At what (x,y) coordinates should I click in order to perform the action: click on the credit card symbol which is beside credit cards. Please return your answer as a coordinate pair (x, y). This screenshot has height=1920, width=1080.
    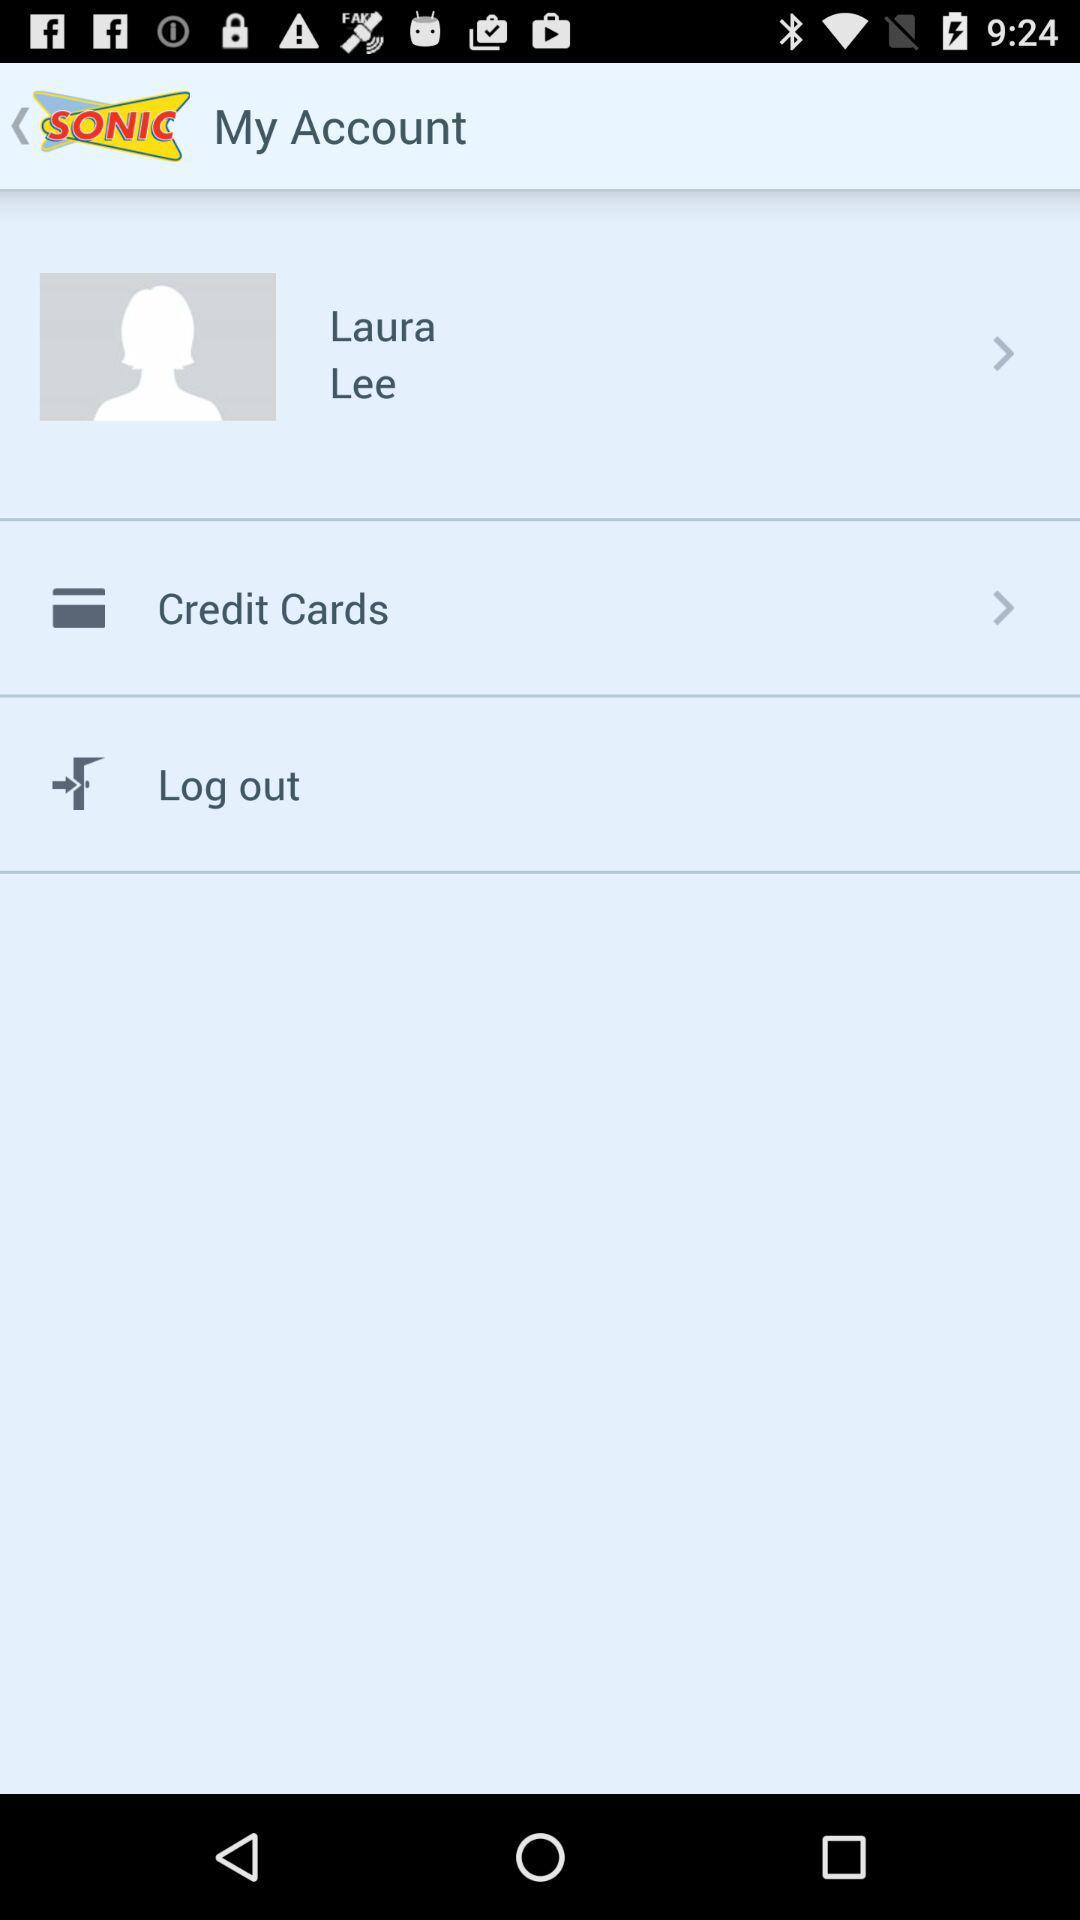
    Looking at the image, I should click on (77, 606).